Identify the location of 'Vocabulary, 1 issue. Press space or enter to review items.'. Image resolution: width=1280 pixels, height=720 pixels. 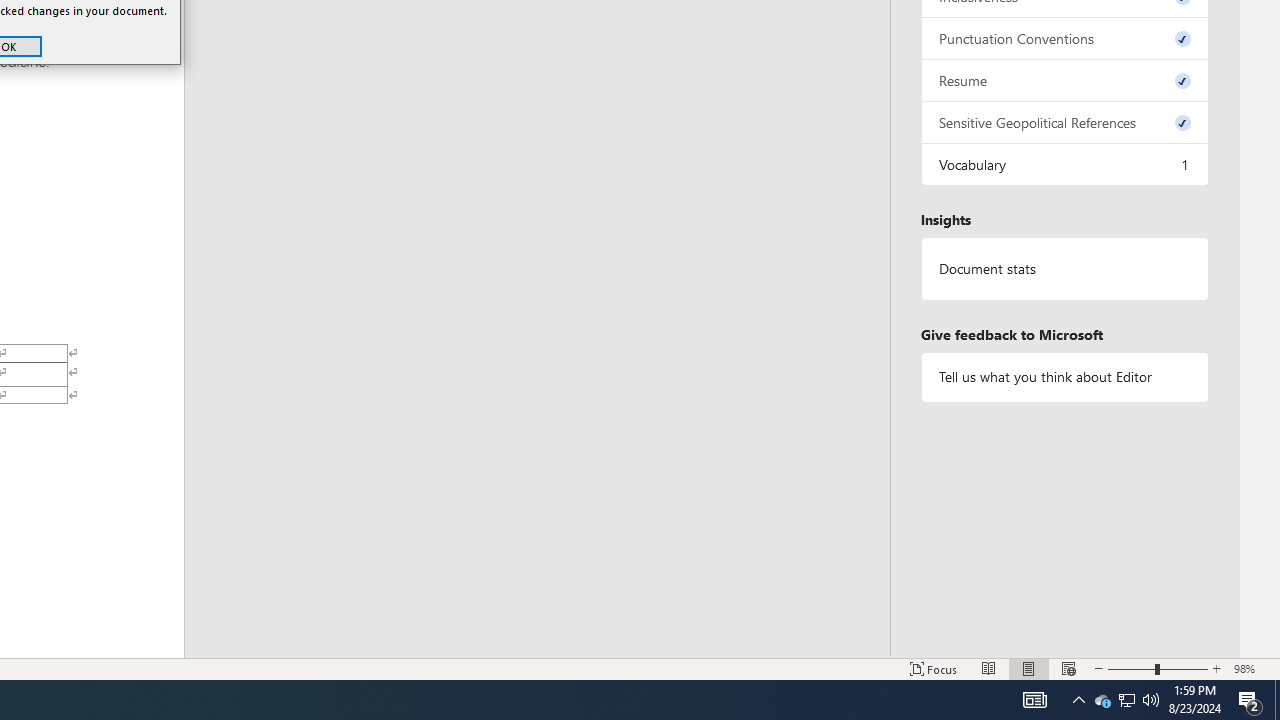
(1063, 163).